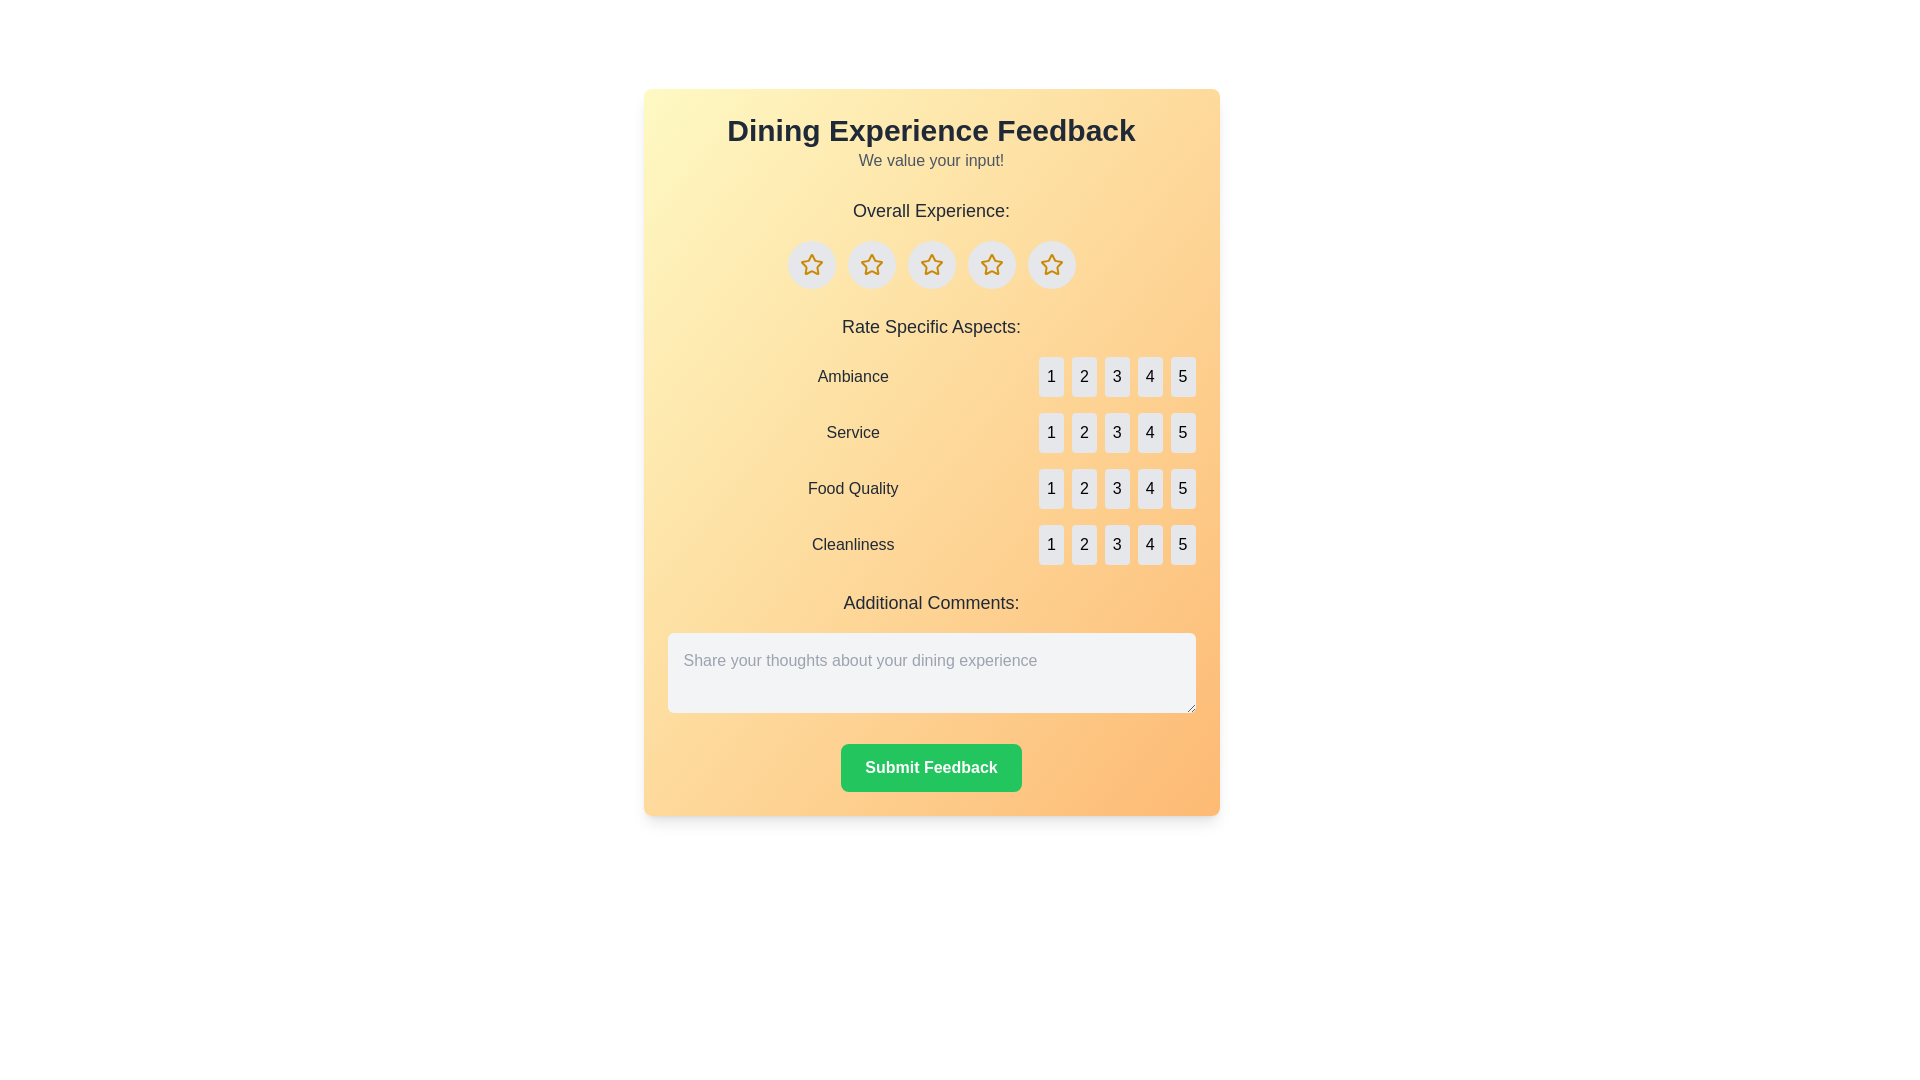 The image size is (1920, 1080). What do you see at coordinates (1050, 263) in the screenshot?
I see `the fourth star icon in the star rating component` at bounding box center [1050, 263].